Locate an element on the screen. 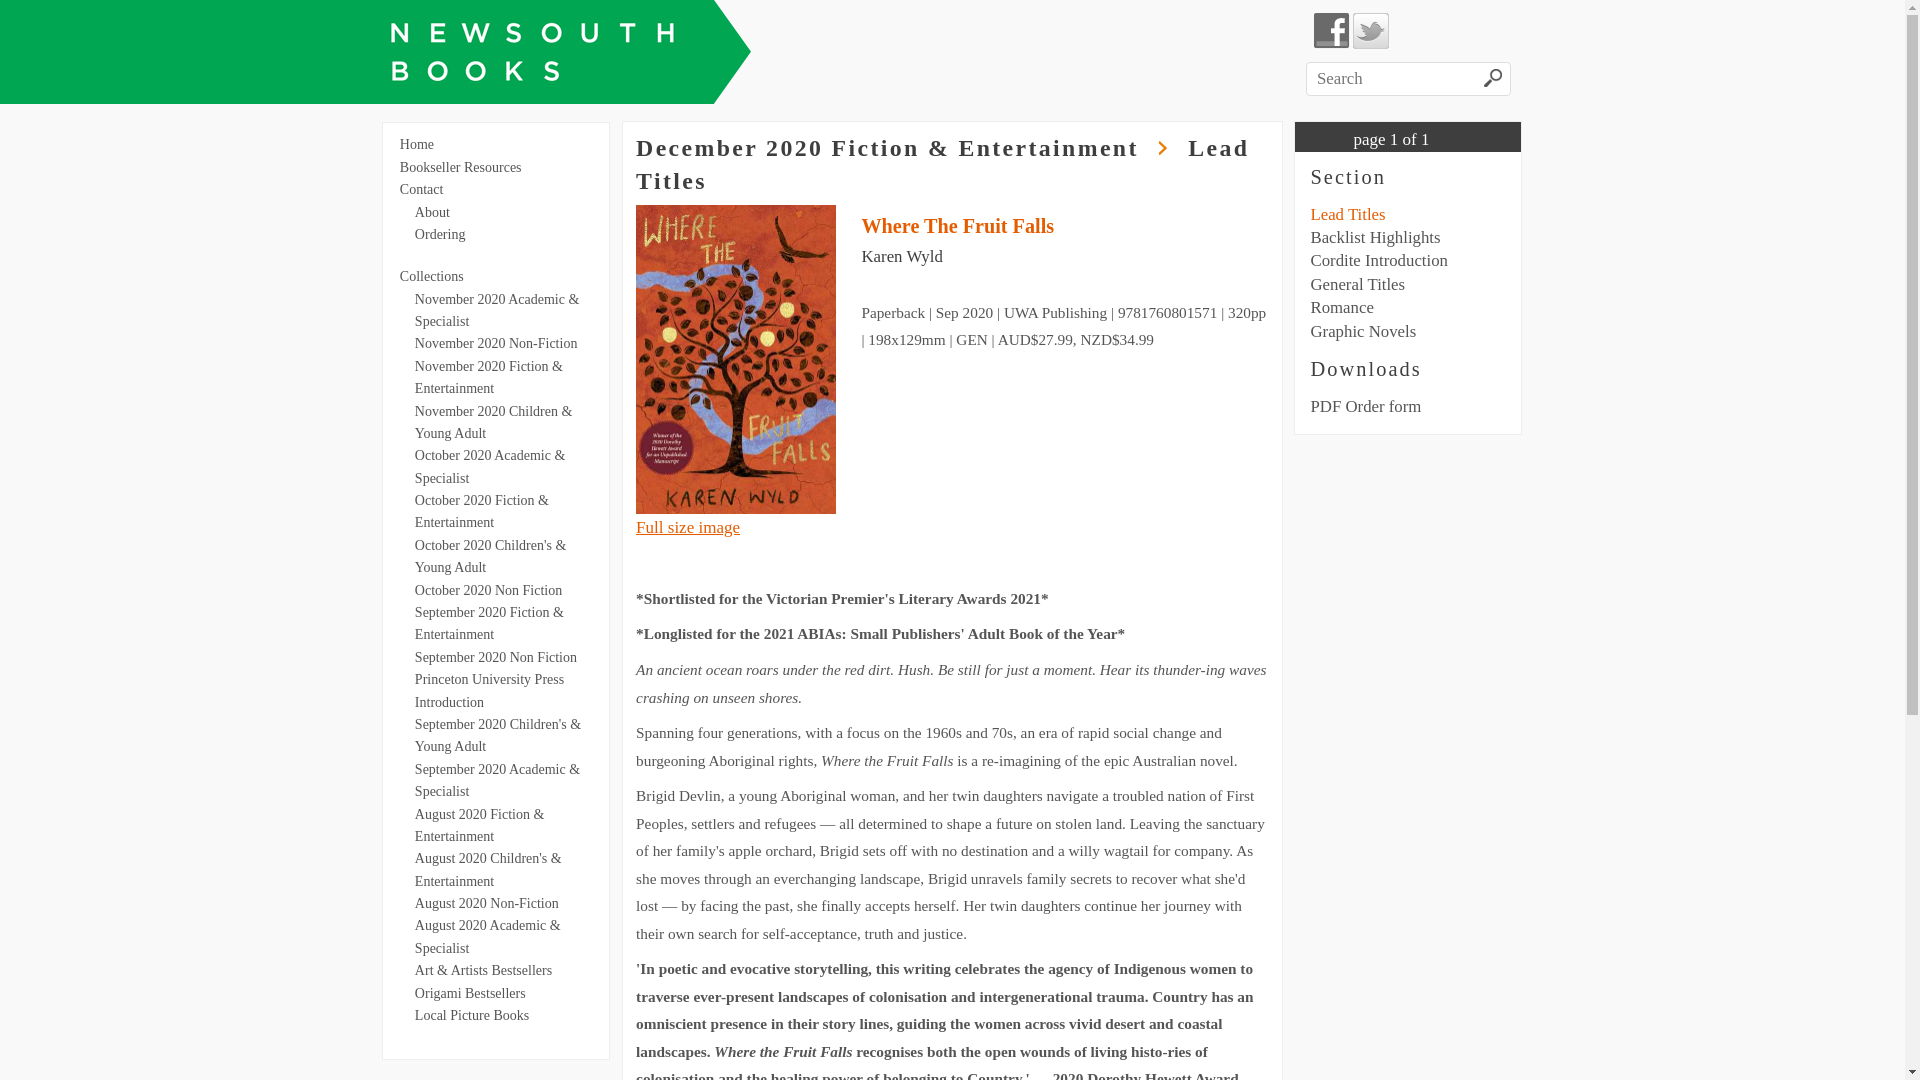 This screenshot has width=1920, height=1080. 'November 2020 Non-Fiction' is located at coordinates (413, 342).